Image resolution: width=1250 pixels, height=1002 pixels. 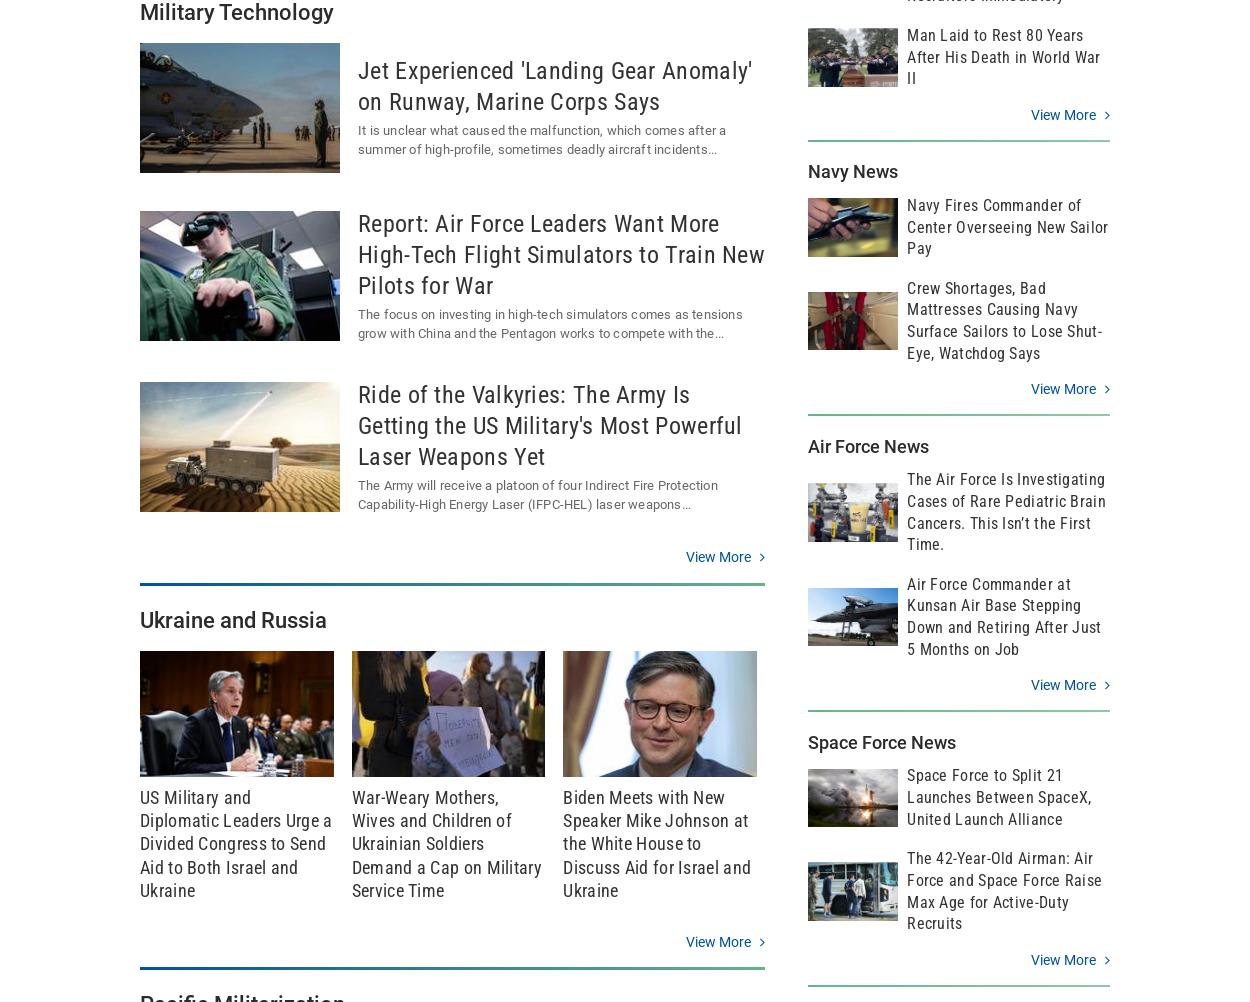 What do you see at coordinates (555, 85) in the screenshot?
I see `'Jet Experienced 'Landing Gear Anomaly' on Runway, Marine Corps Says'` at bounding box center [555, 85].